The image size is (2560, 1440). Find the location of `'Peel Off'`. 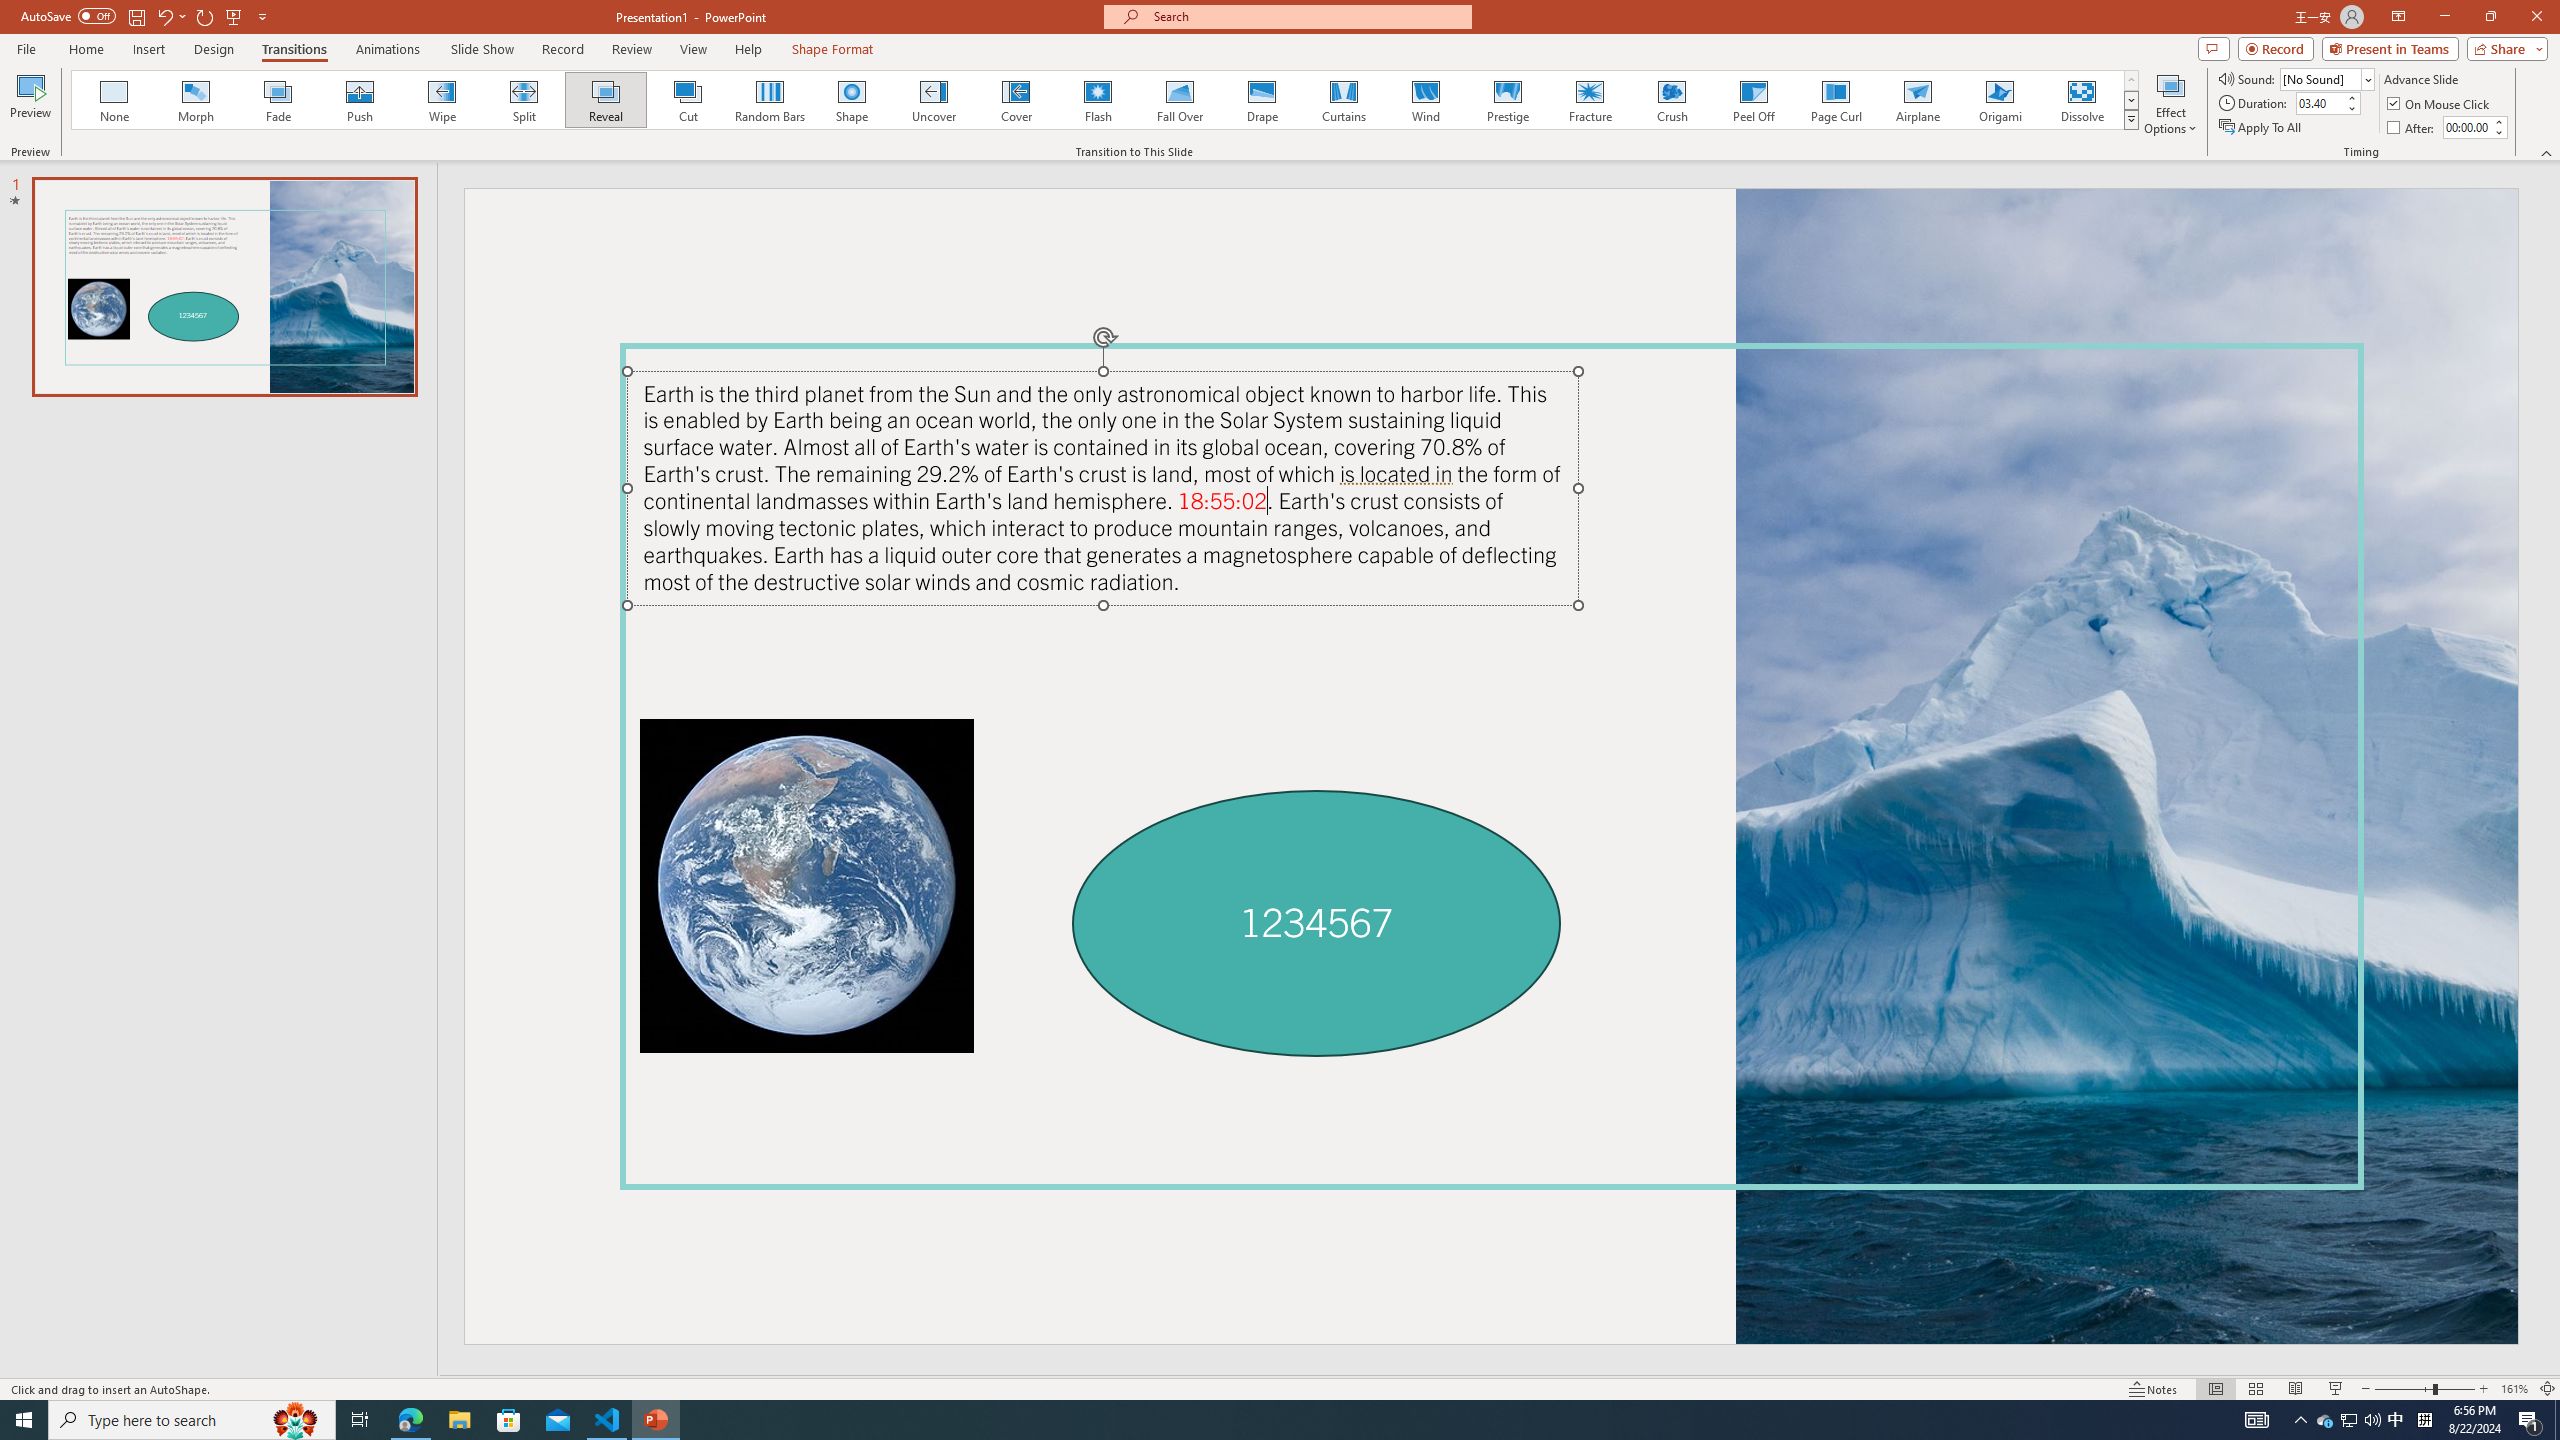

'Peel Off' is located at coordinates (1752, 99).